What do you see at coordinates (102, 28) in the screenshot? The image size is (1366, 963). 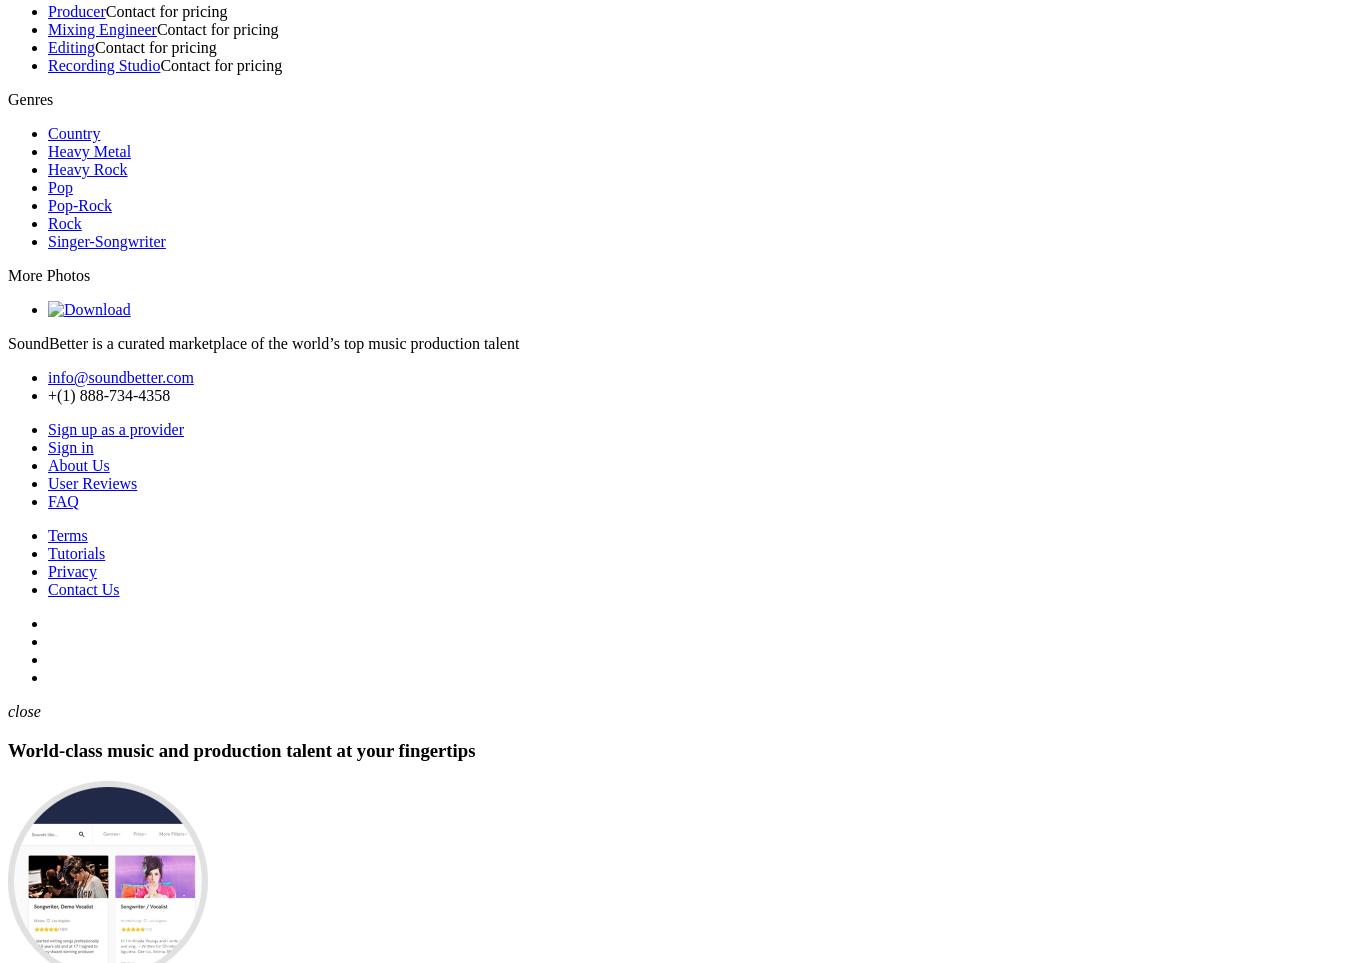 I see `'Mixing Engineer'` at bounding box center [102, 28].